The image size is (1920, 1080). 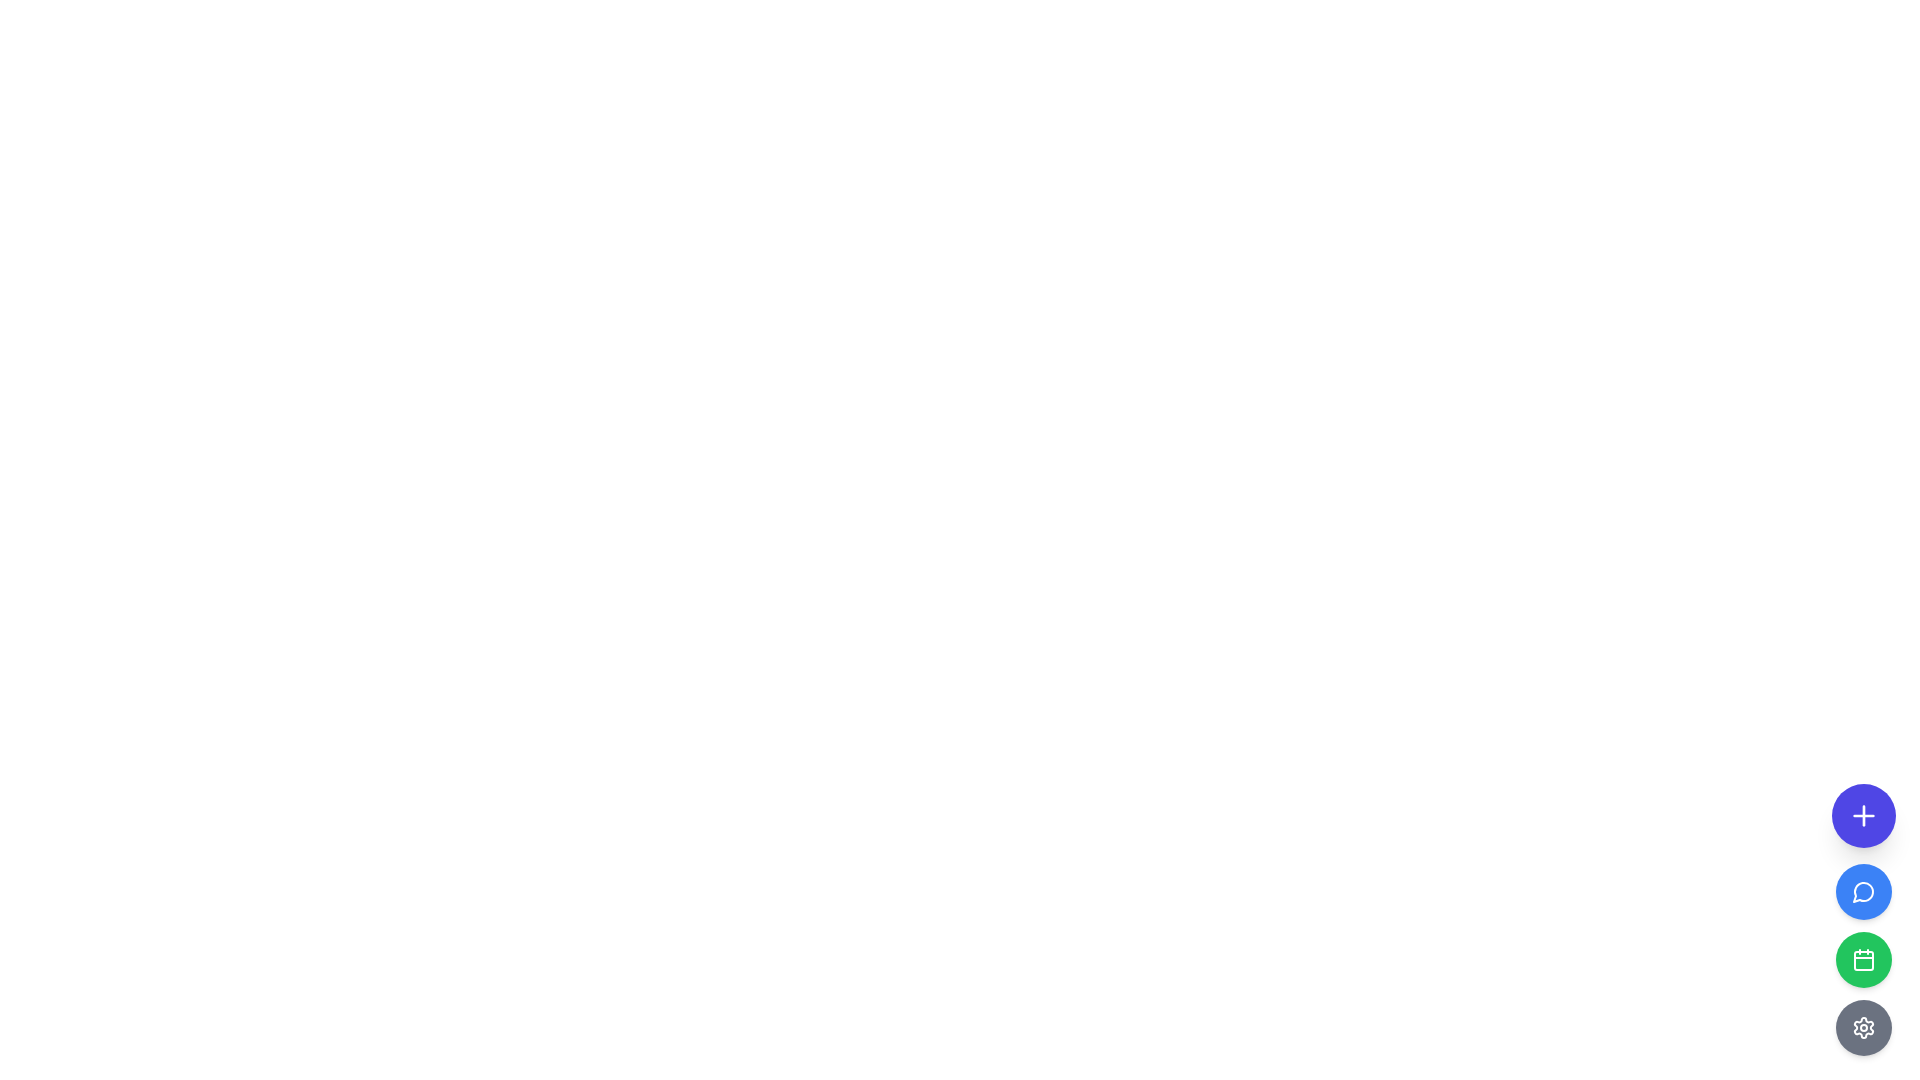 What do you see at coordinates (1862, 816) in the screenshot?
I see `the circular purple button with a white plus icon` at bounding box center [1862, 816].